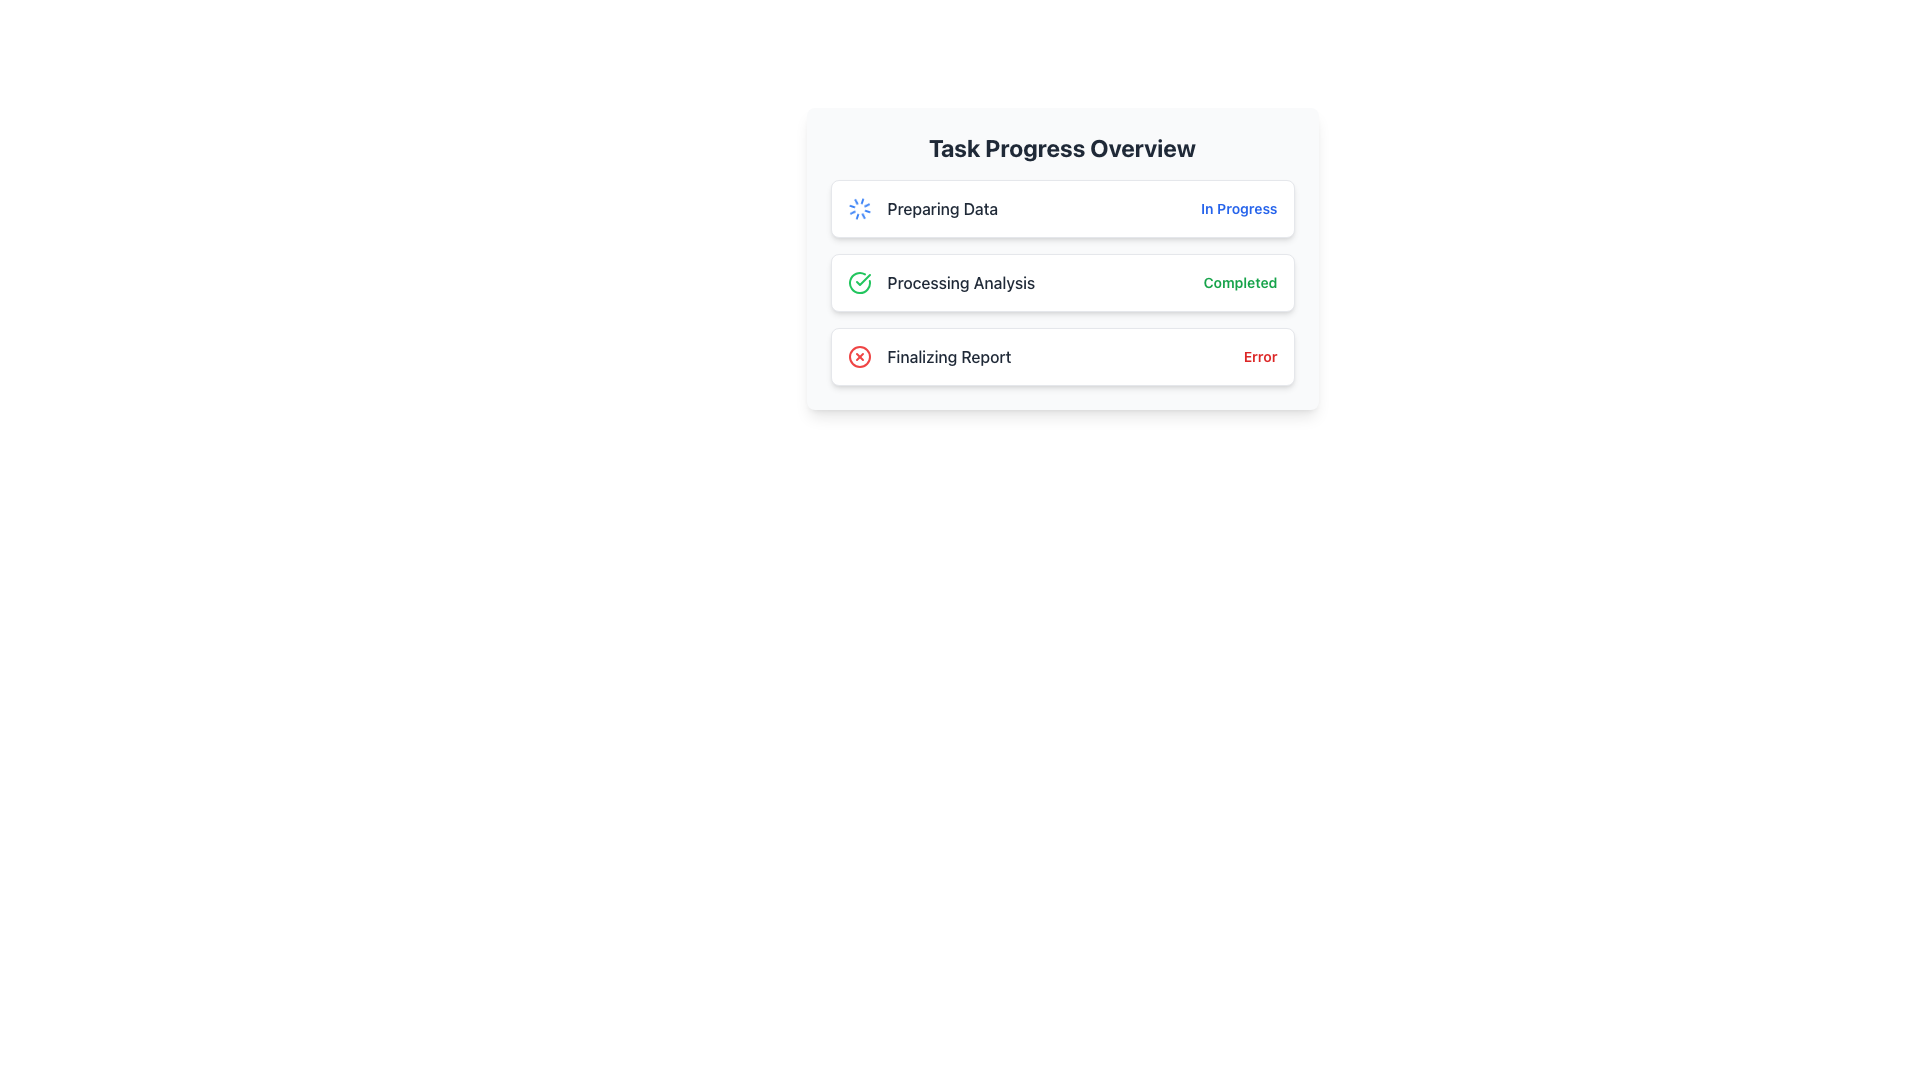 This screenshot has width=1920, height=1080. I want to click on the 'Error' text label, which is styled in bold red font and indicates an issue in the 'Finalizing Report' task progress overview, so click(1259, 356).